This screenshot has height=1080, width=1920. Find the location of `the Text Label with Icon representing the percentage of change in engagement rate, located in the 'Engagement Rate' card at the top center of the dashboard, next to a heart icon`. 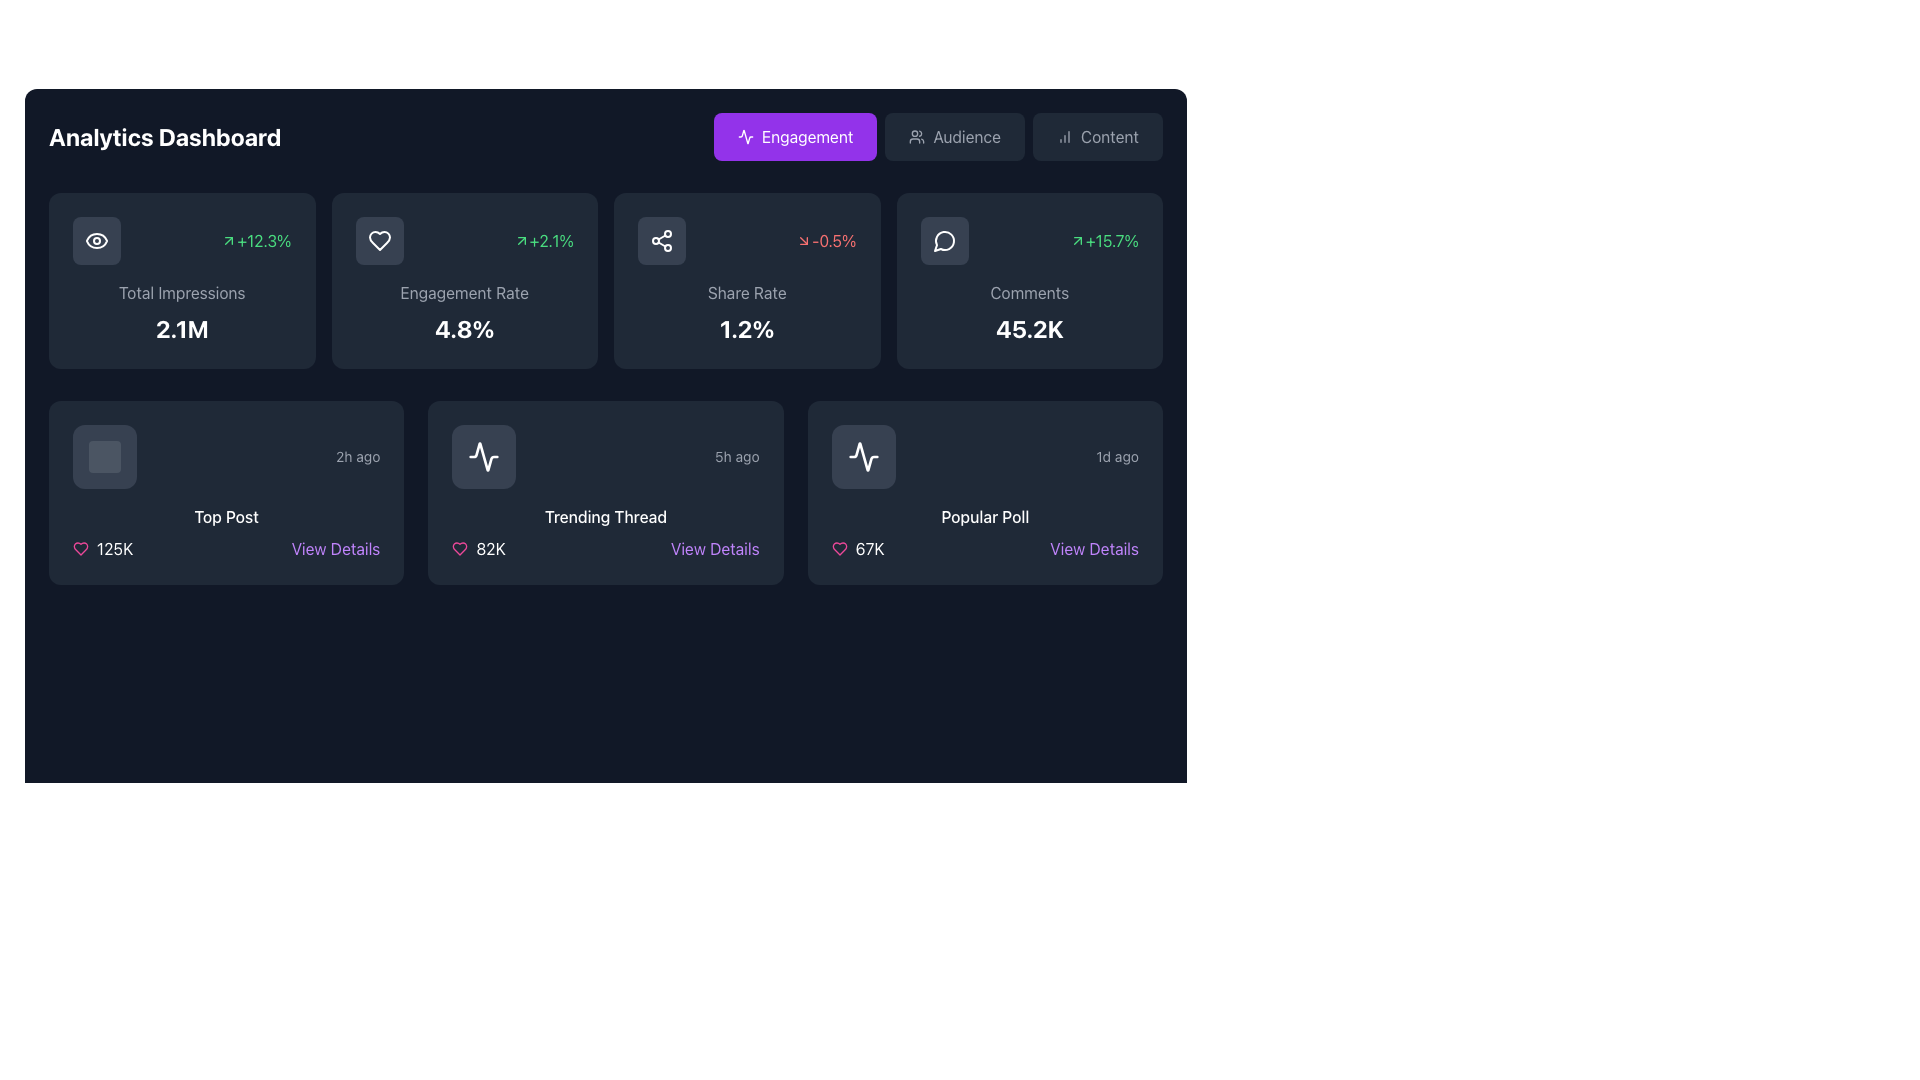

the Text Label with Icon representing the percentage of change in engagement rate, located in the 'Engagement Rate' card at the top center of the dashboard, next to a heart icon is located at coordinates (543, 239).